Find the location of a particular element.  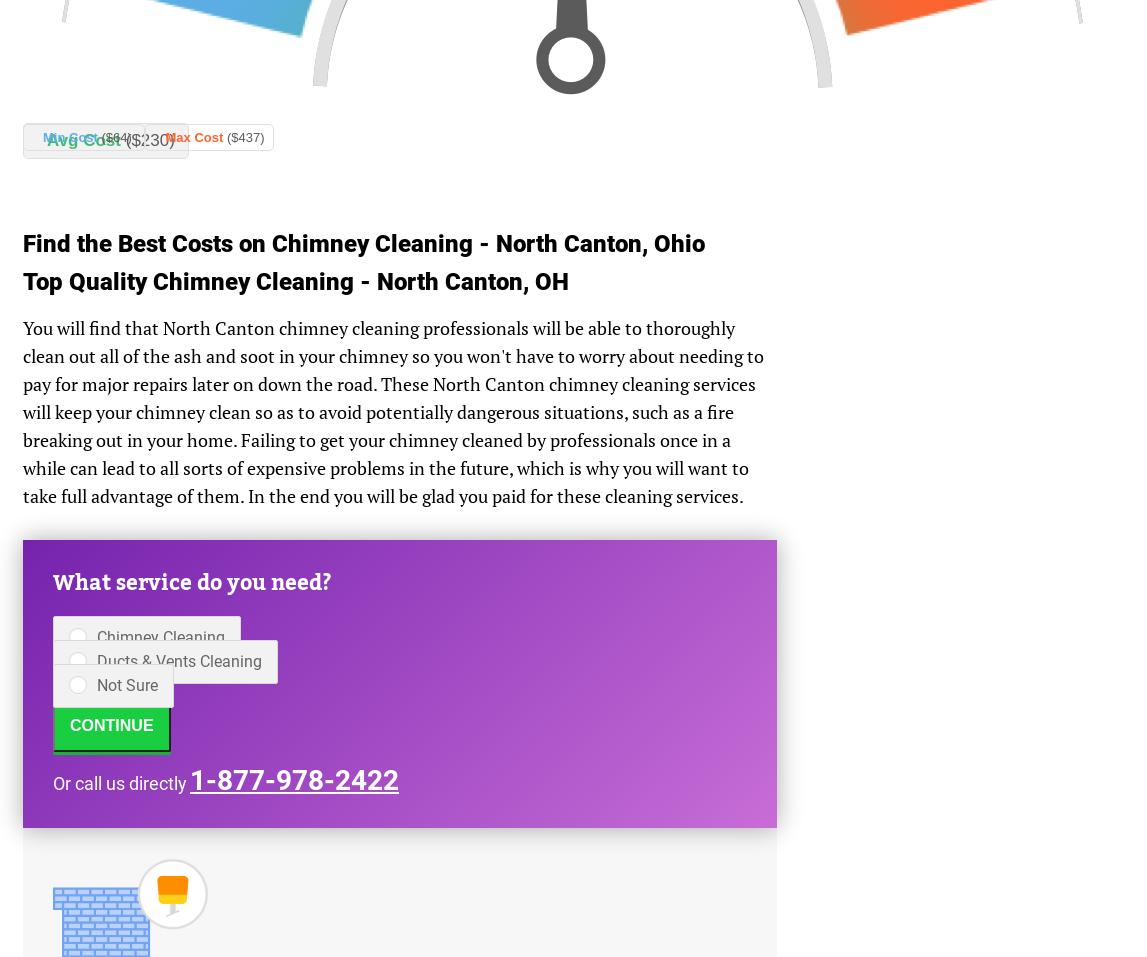

'Min Cost' is located at coordinates (72, 137).